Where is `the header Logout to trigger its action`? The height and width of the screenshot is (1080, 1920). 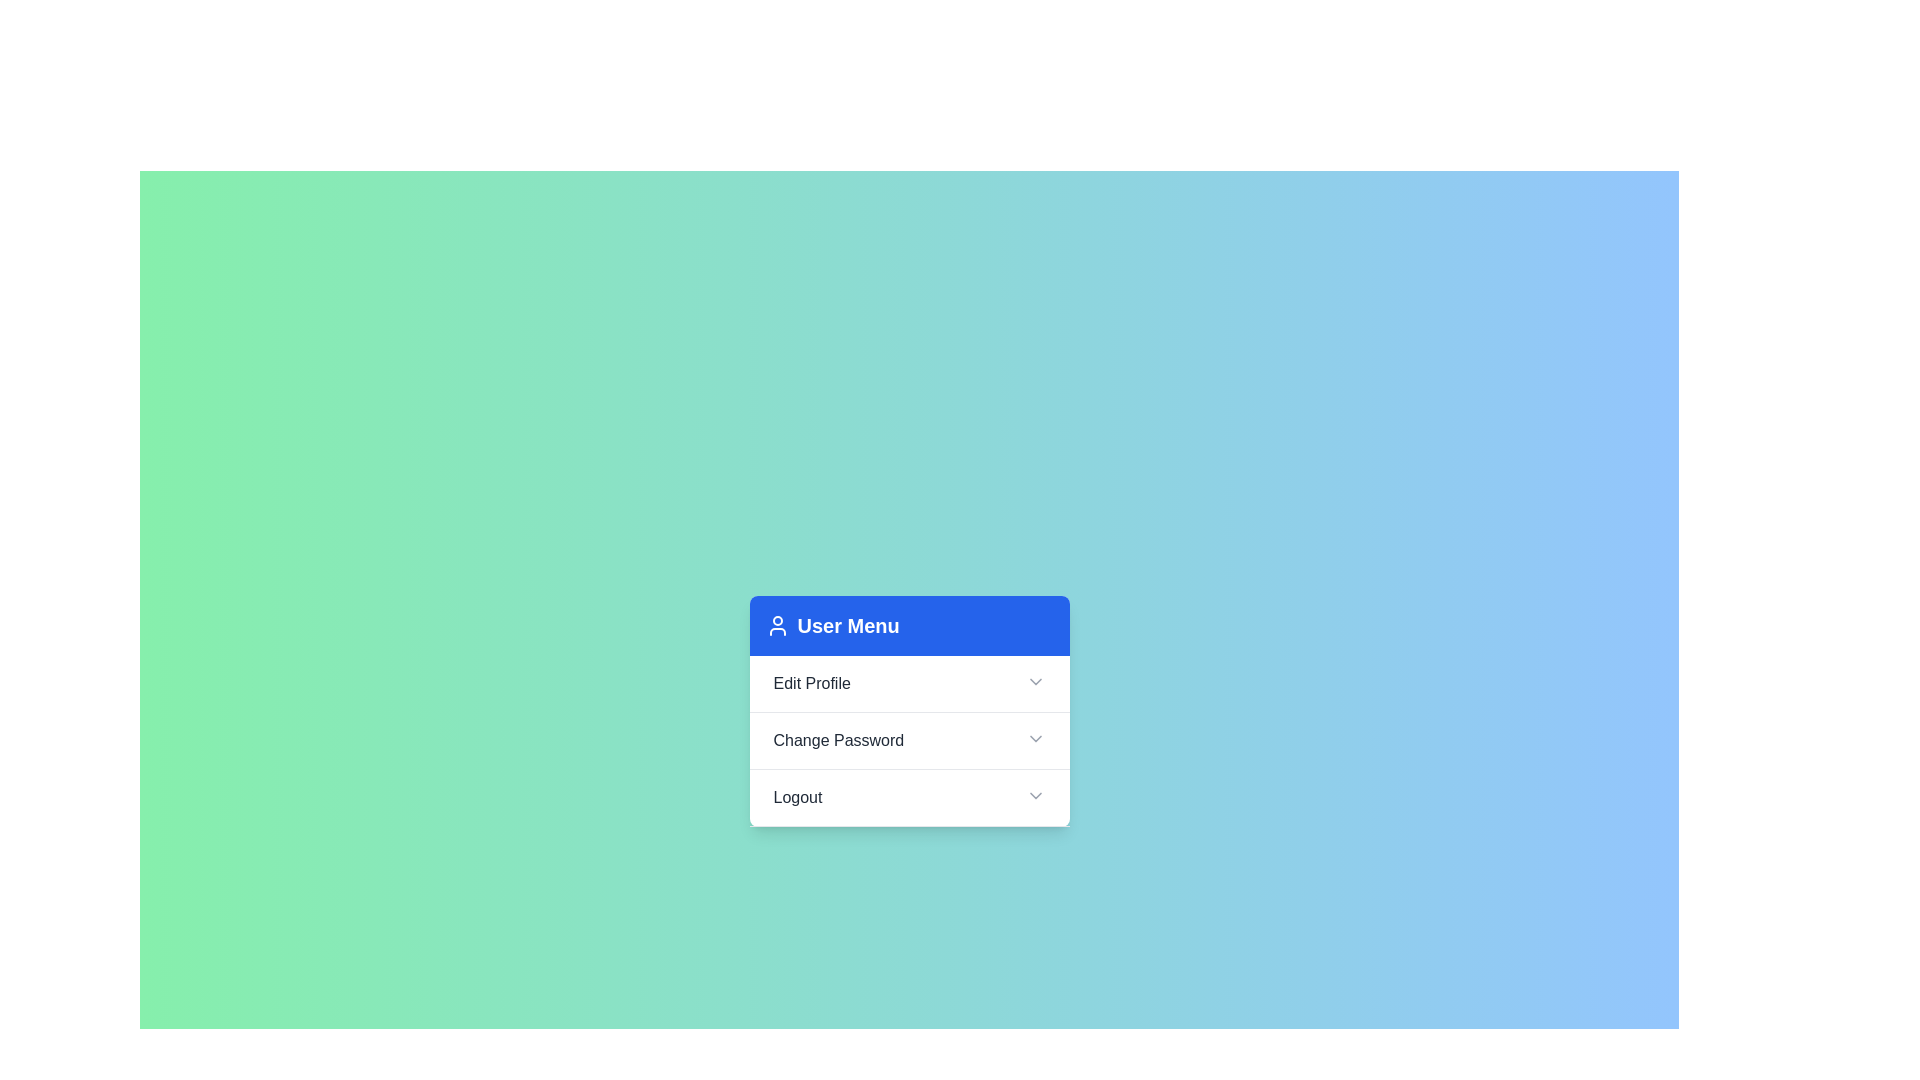 the header Logout to trigger its action is located at coordinates (908, 796).